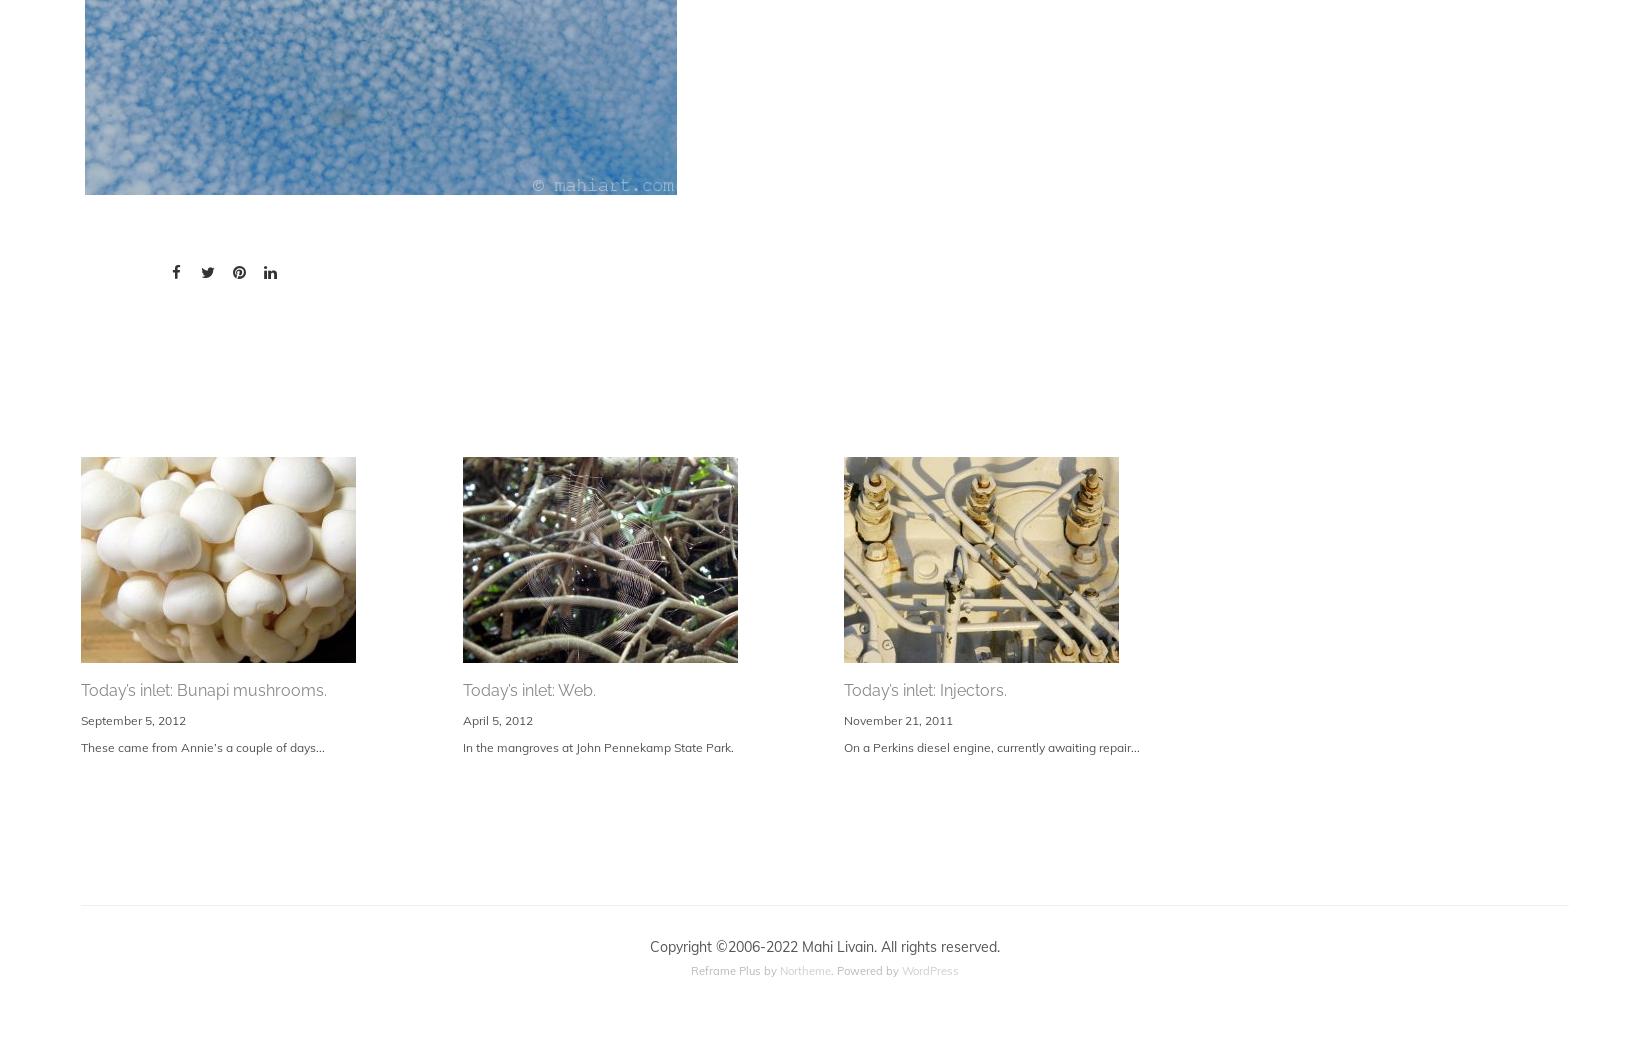 This screenshot has width=1650, height=1048. Describe the element at coordinates (834, 969) in the screenshot. I see `'.'` at that location.